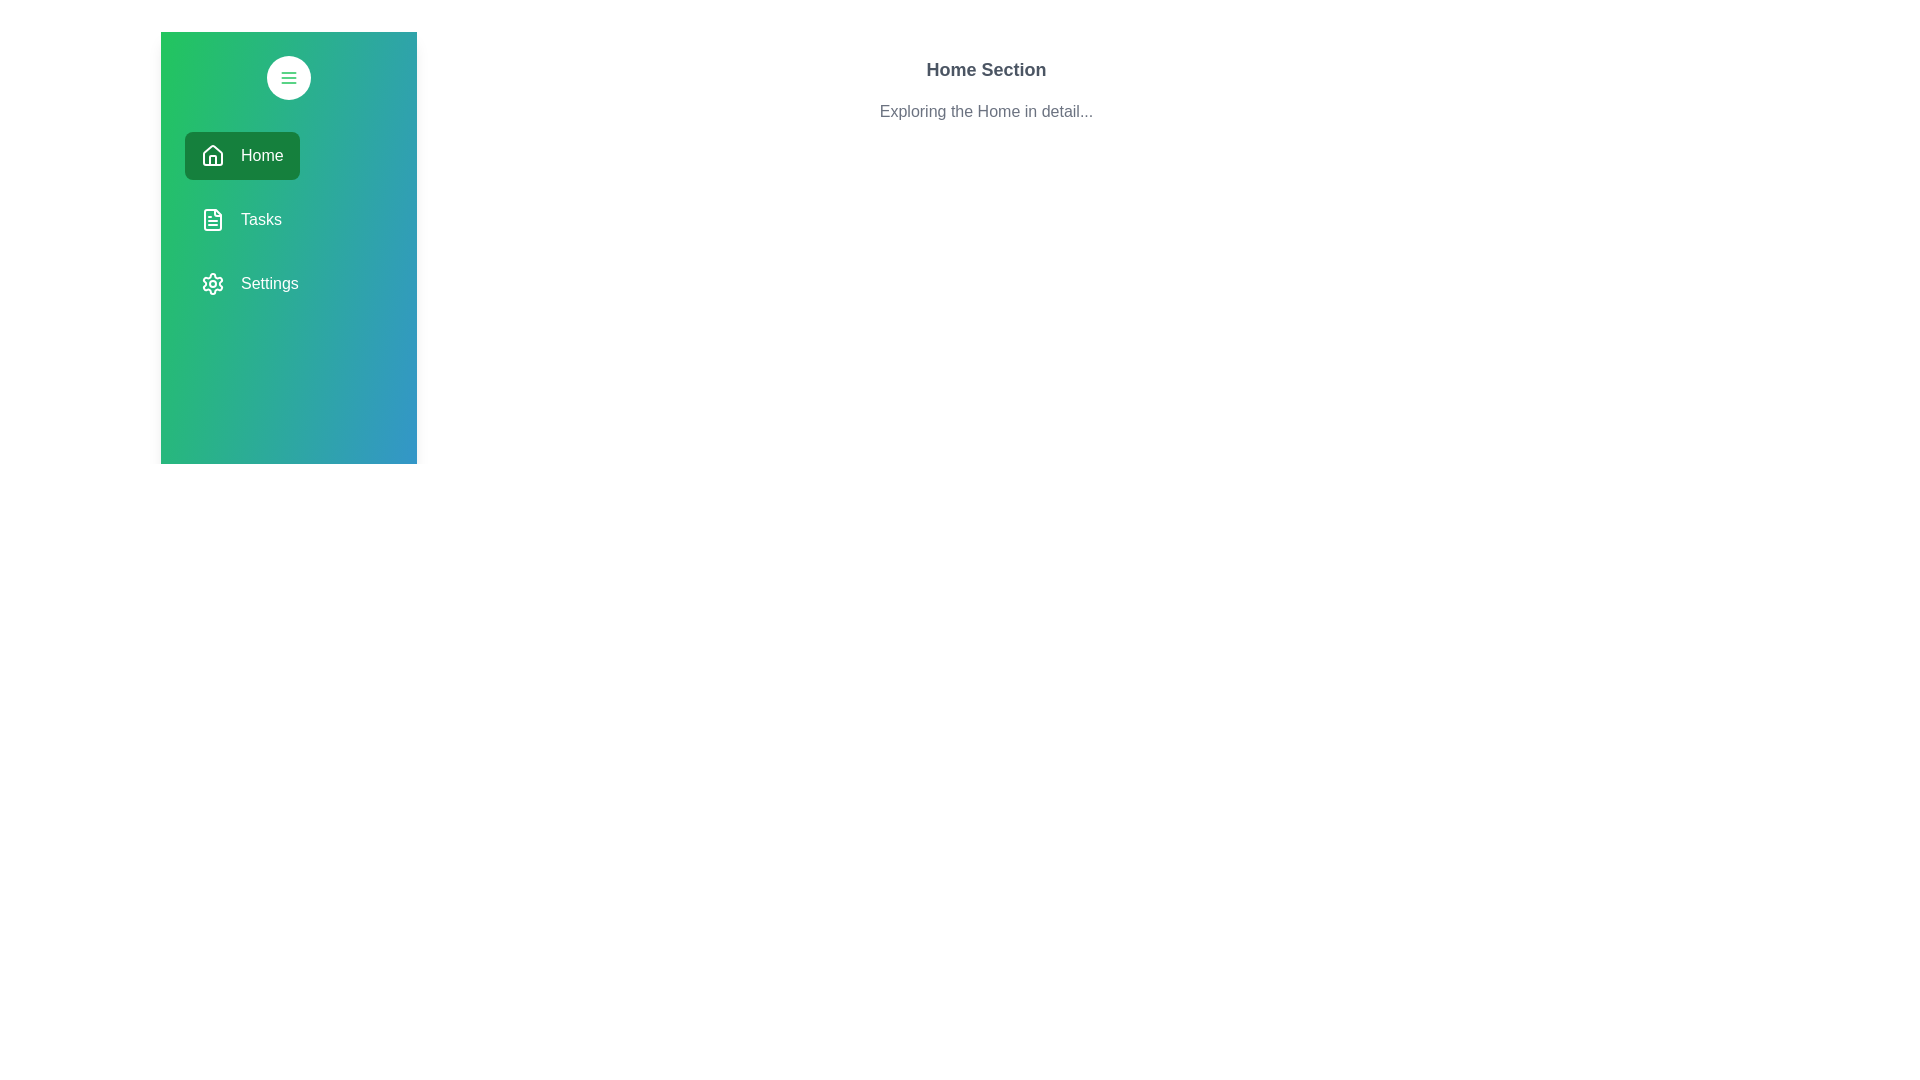 The image size is (1920, 1080). I want to click on the Home navigation button by targeting the text label located in the green sidebar, positioned to the right of the house-shaped icon, so click(261, 154).